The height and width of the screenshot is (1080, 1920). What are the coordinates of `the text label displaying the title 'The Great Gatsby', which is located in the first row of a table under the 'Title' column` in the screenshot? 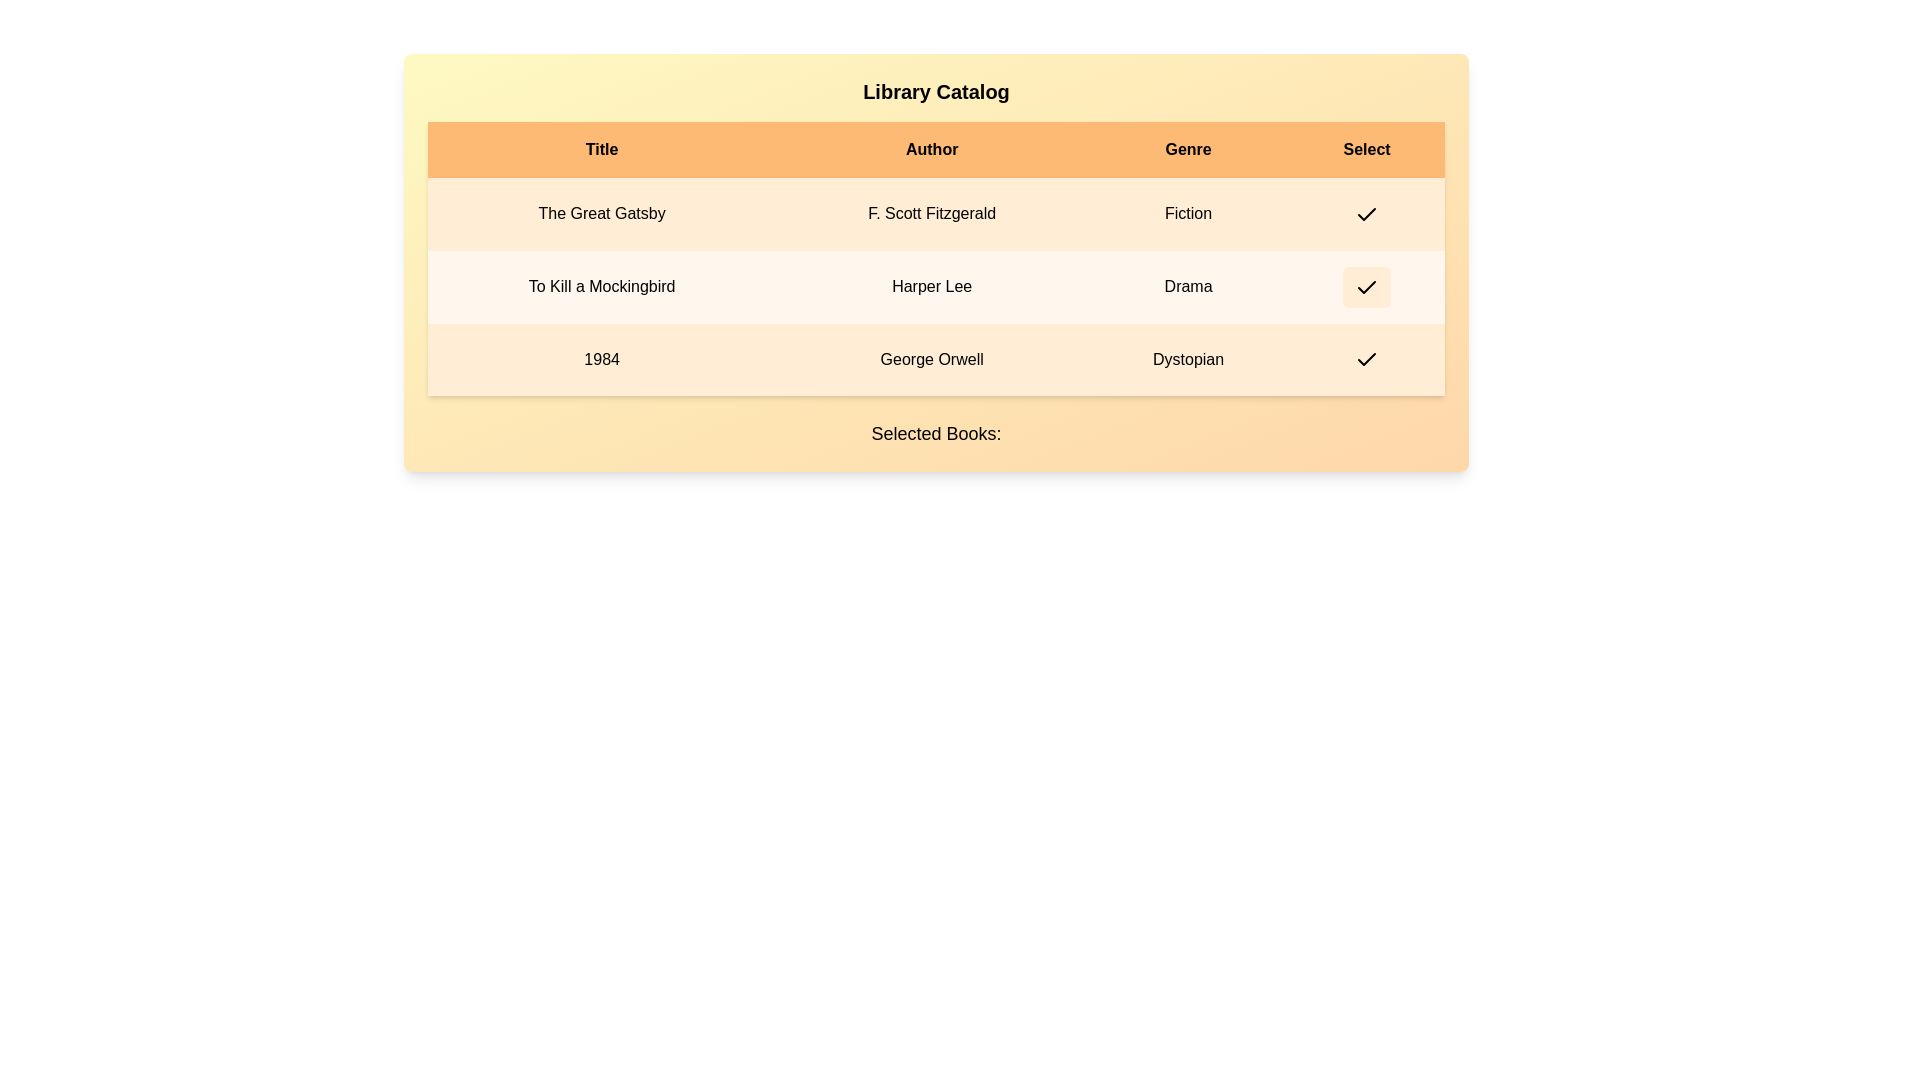 It's located at (601, 214).